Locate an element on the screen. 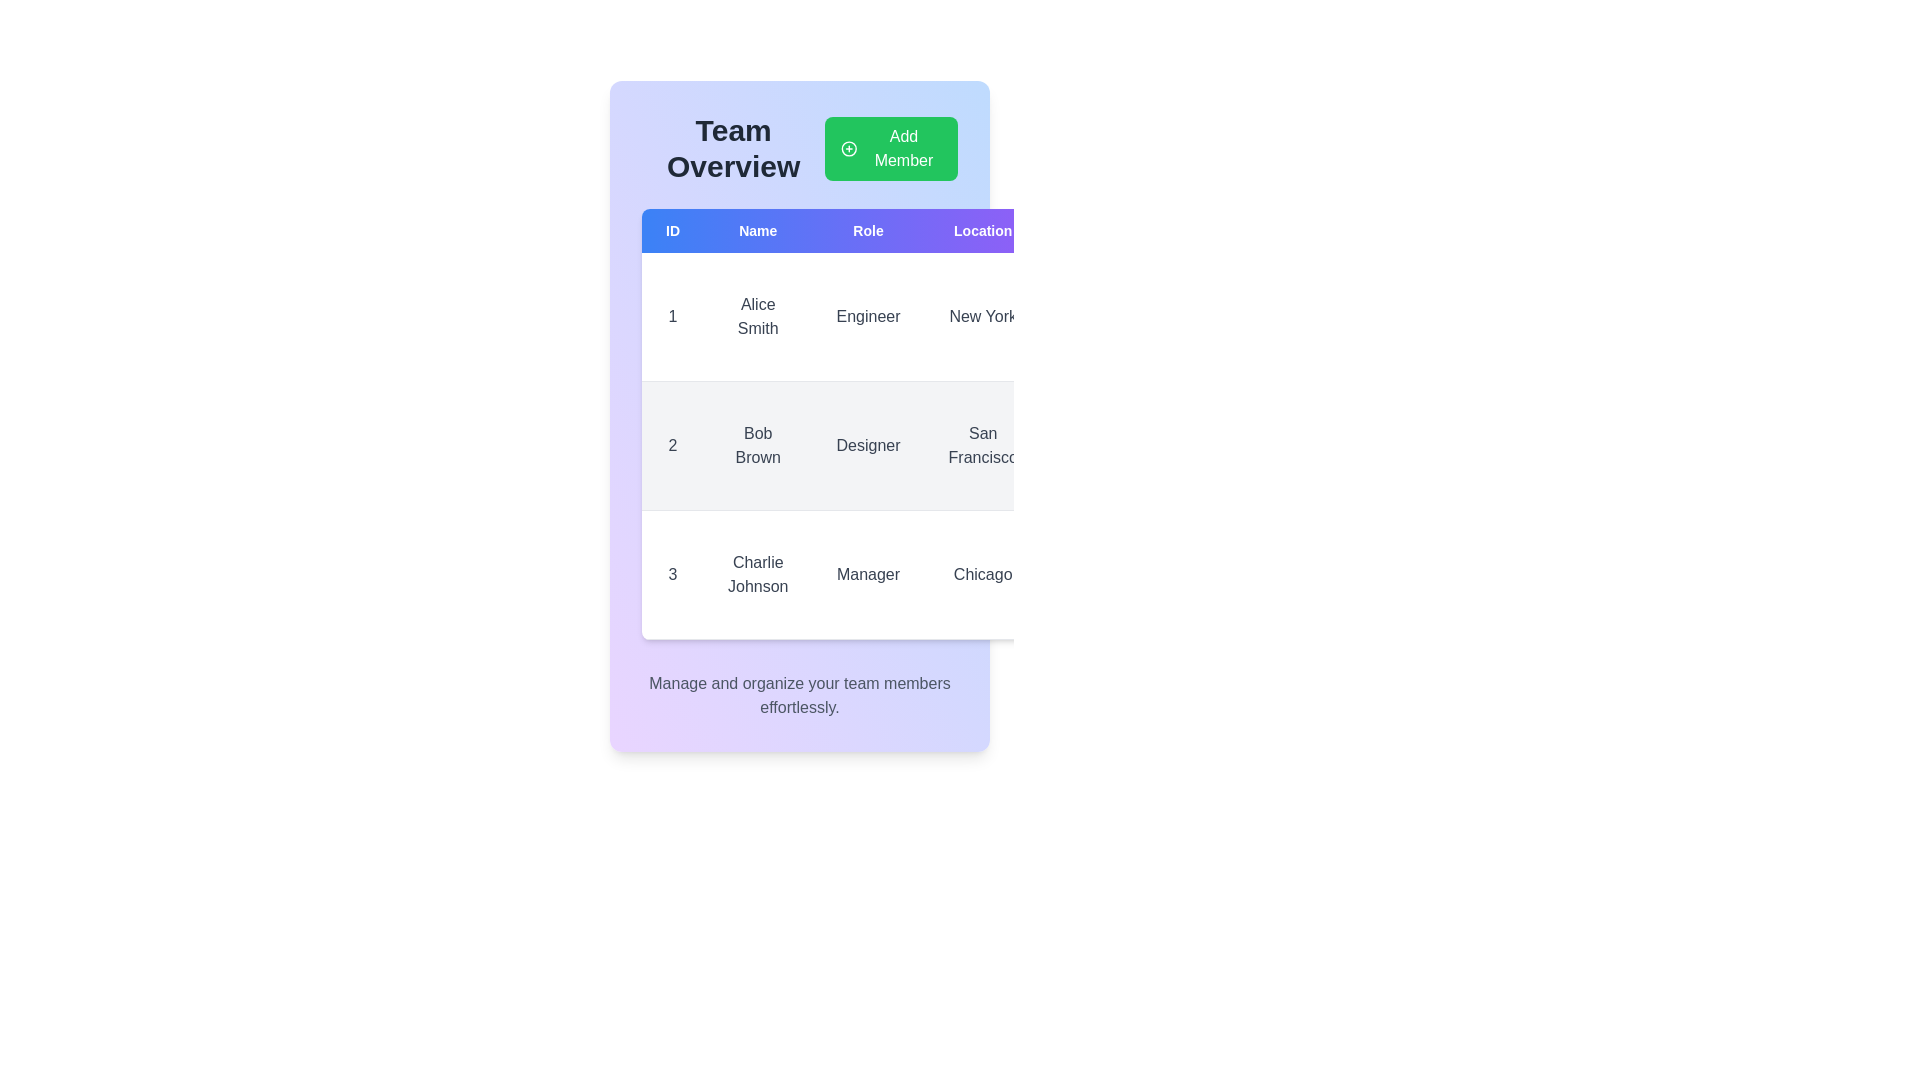 The width and height of the screenshot is (1920, 1080). the 'Name' column header in the table, which is the second column header located between 'ID' and 'Role' is located at coordinates (757, 230).